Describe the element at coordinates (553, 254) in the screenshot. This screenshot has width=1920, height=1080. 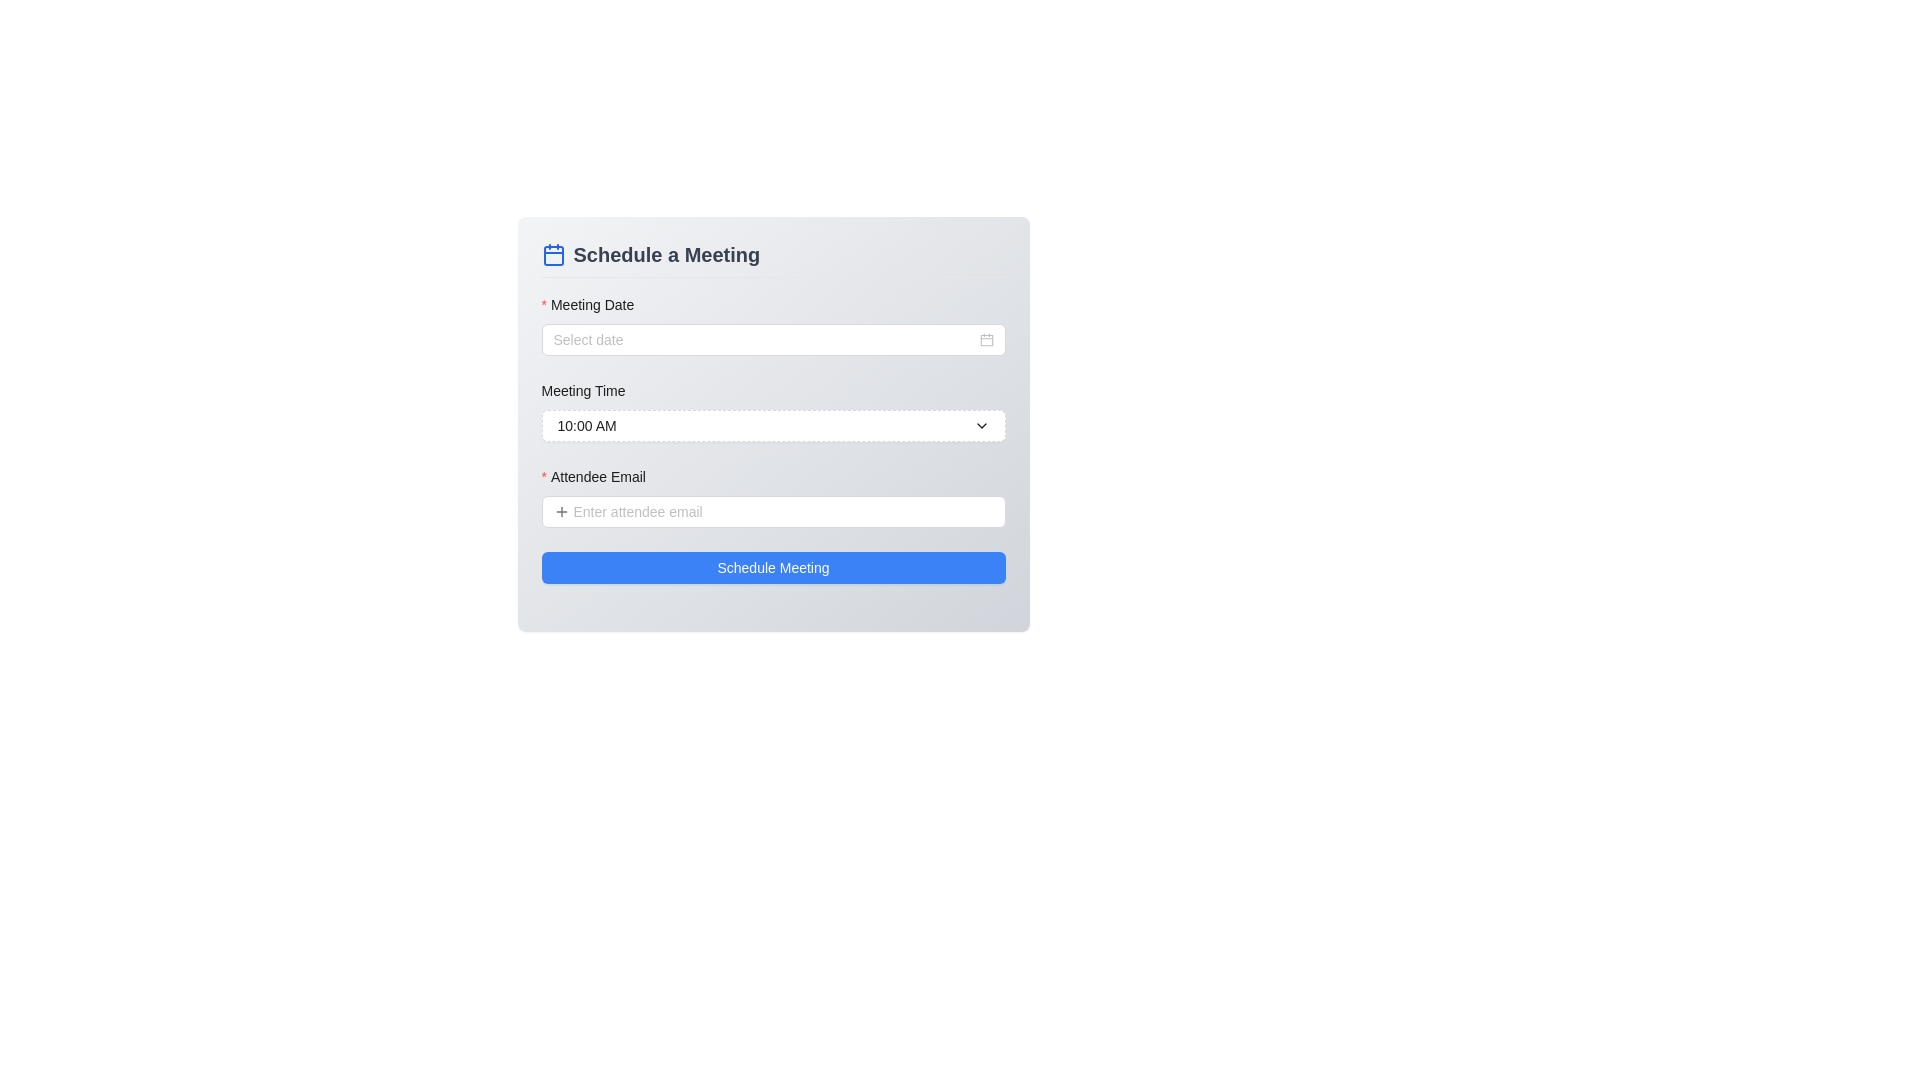
I see `the light gray rounded rectangular detail within the calendar icon, which is located to the left of the 'Schedule a Meeting' heading` at that location.